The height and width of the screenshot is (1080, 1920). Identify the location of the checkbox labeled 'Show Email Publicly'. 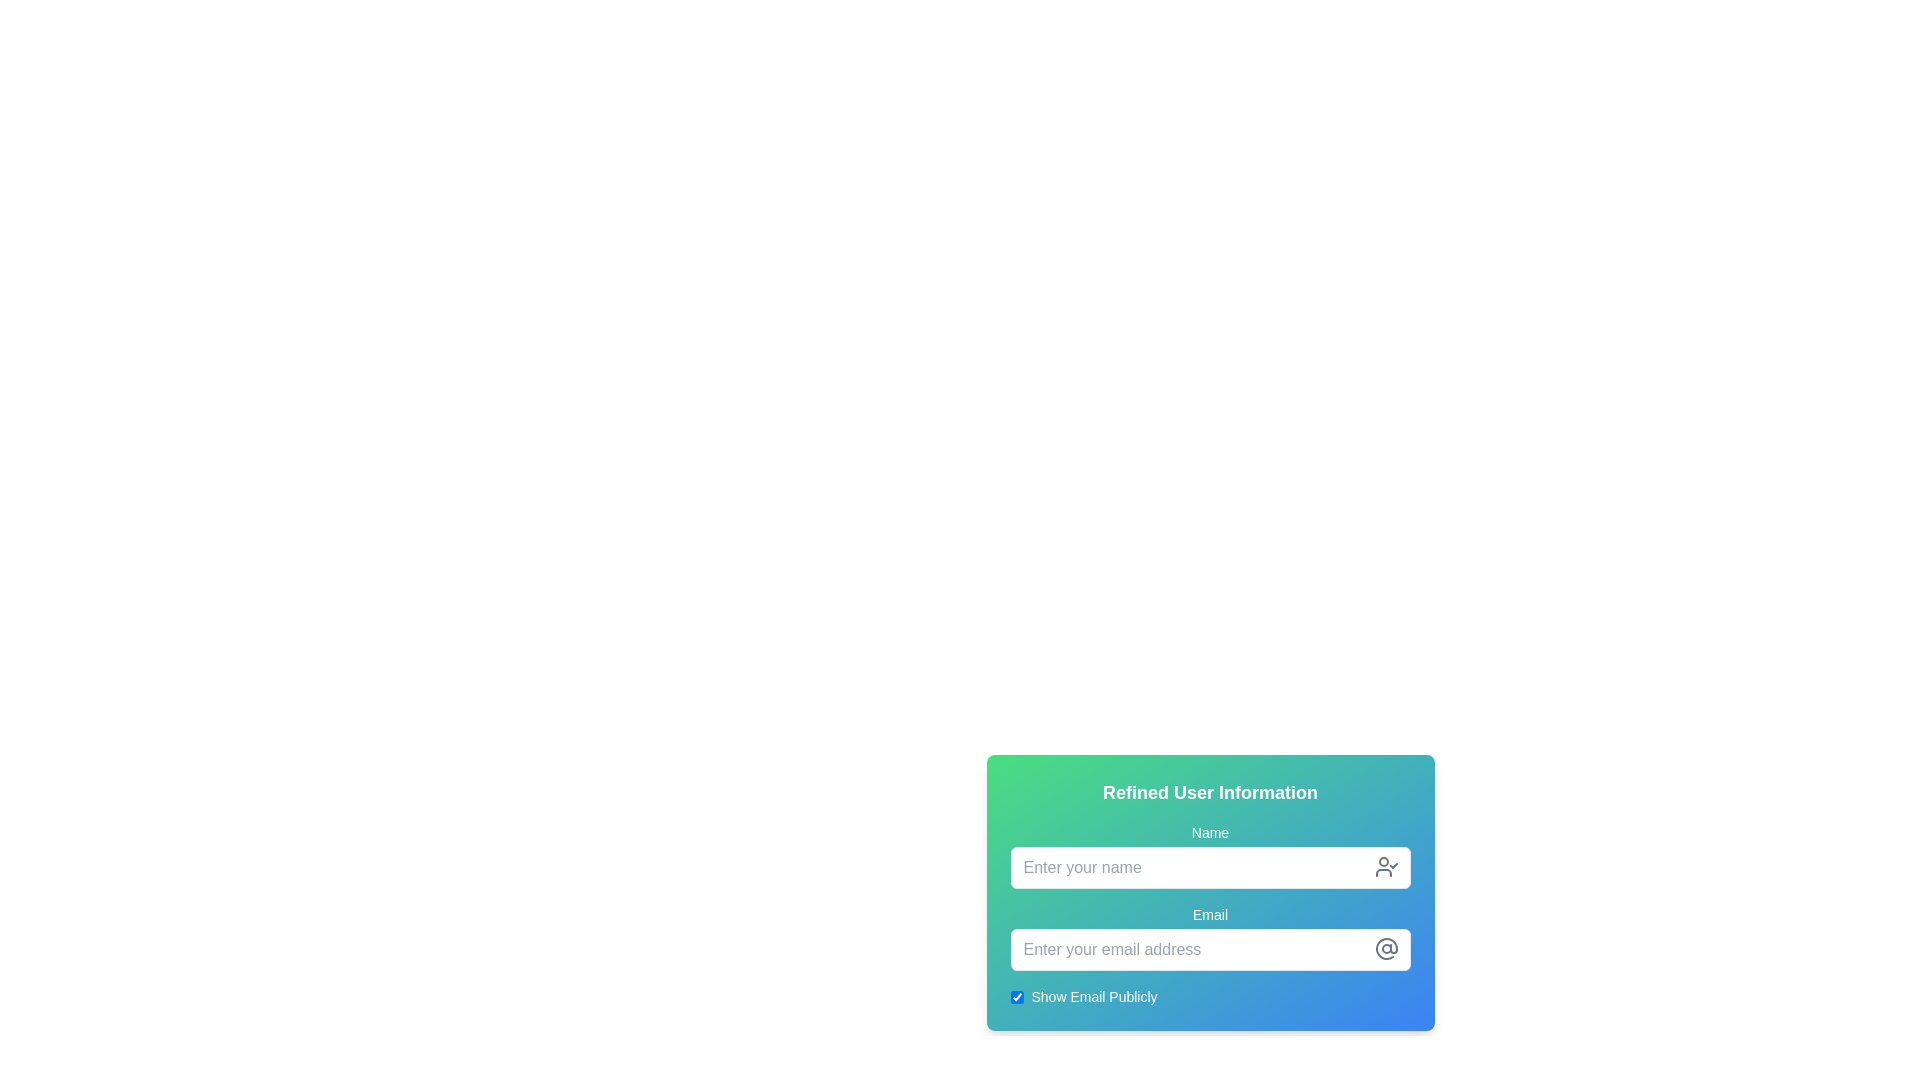
(1209, 996).